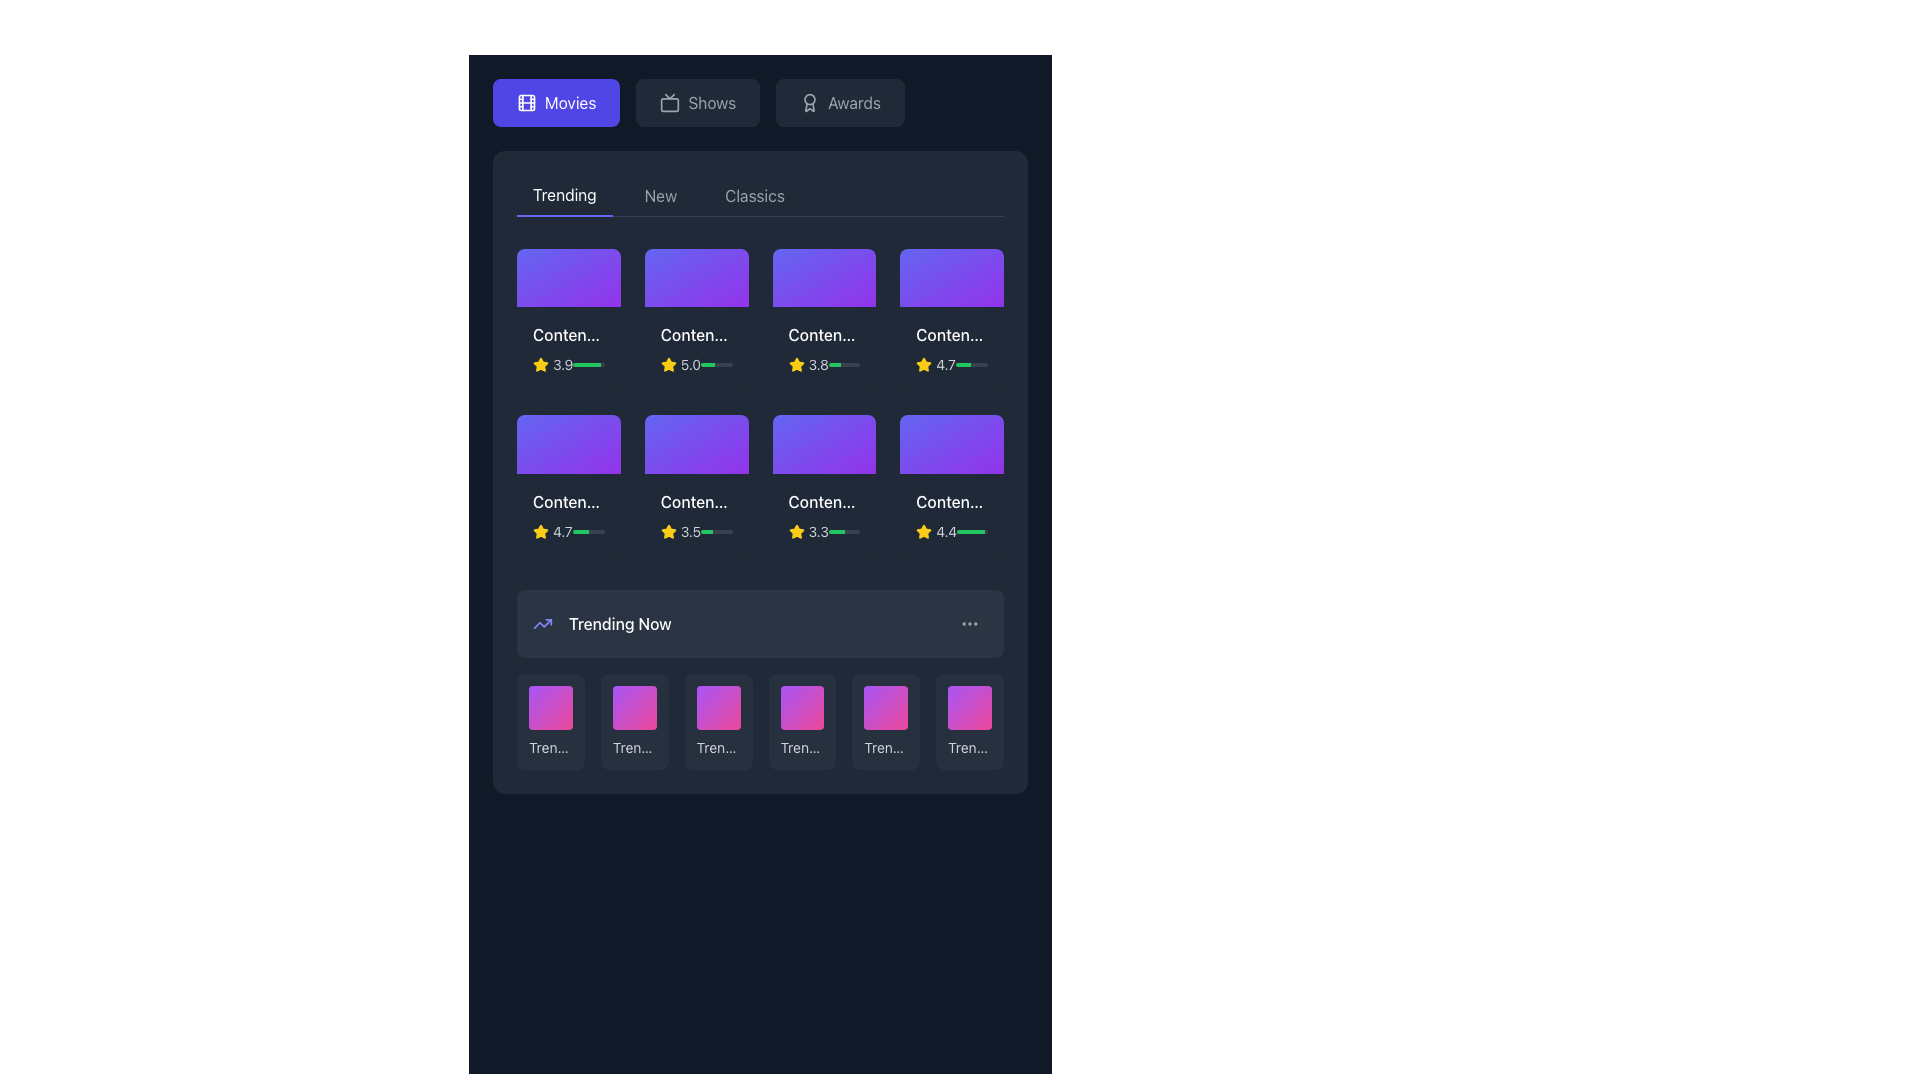  What do you see at coordinates (696, 319) in the screenshot?
I see `the second content card tile in the top row of the 'Trending' section in the 'Movies' interface` at bounding box center [696, 319].